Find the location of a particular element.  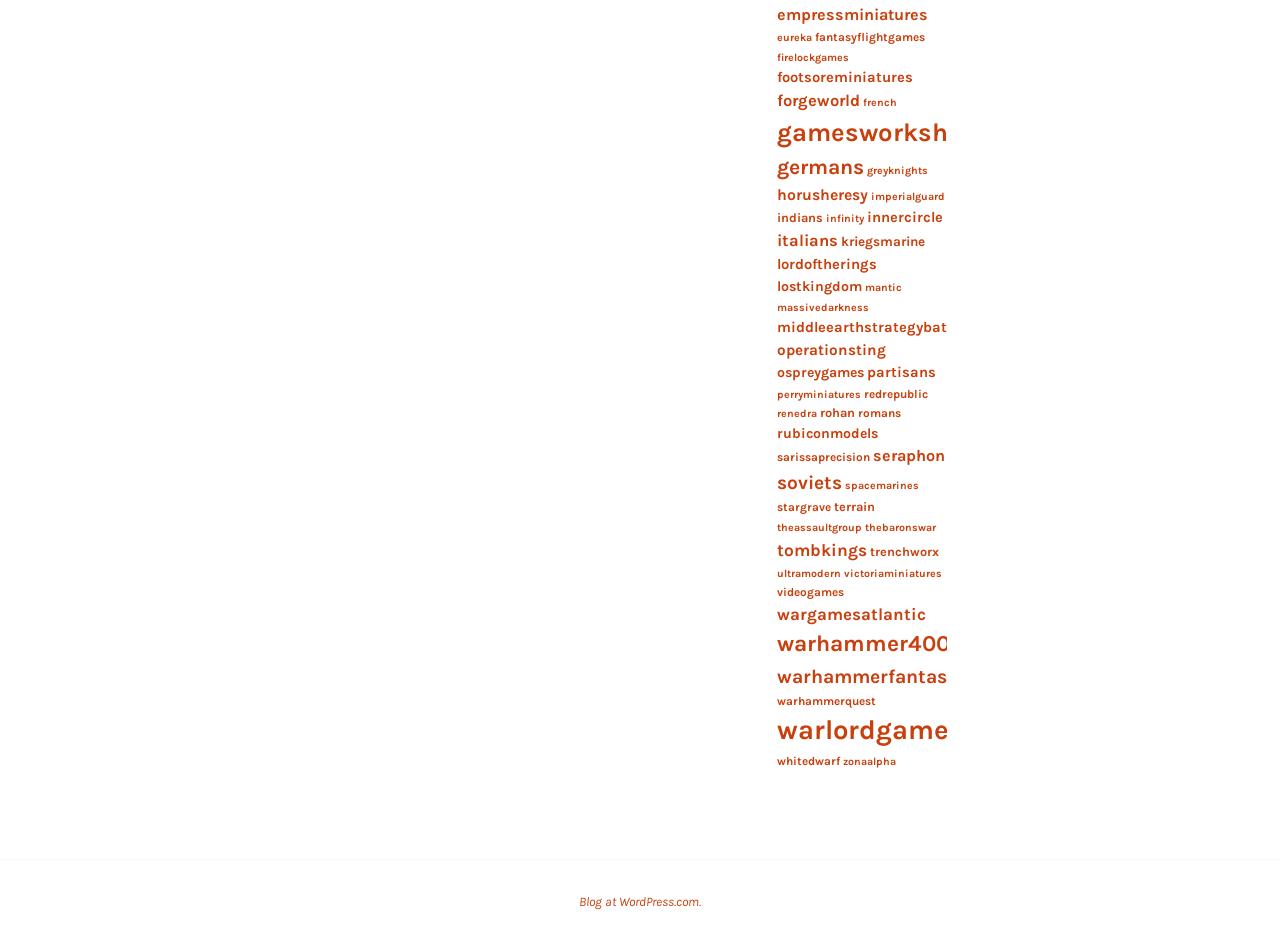

'infinity' is located at coordinates (844, 217).